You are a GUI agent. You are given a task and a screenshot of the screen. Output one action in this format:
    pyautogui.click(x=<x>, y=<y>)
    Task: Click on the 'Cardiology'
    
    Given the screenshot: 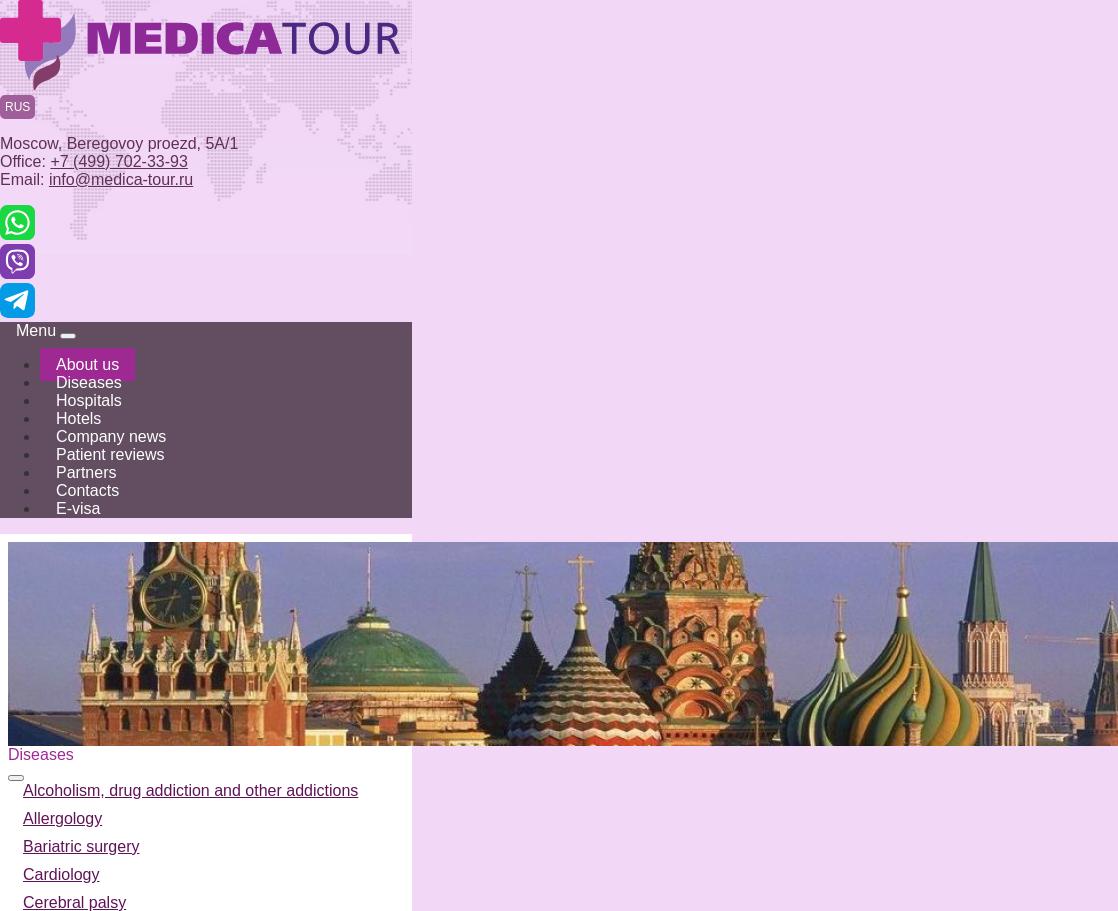 What is the action you would take?
    pyautogui.click(x=61, y=874)
    